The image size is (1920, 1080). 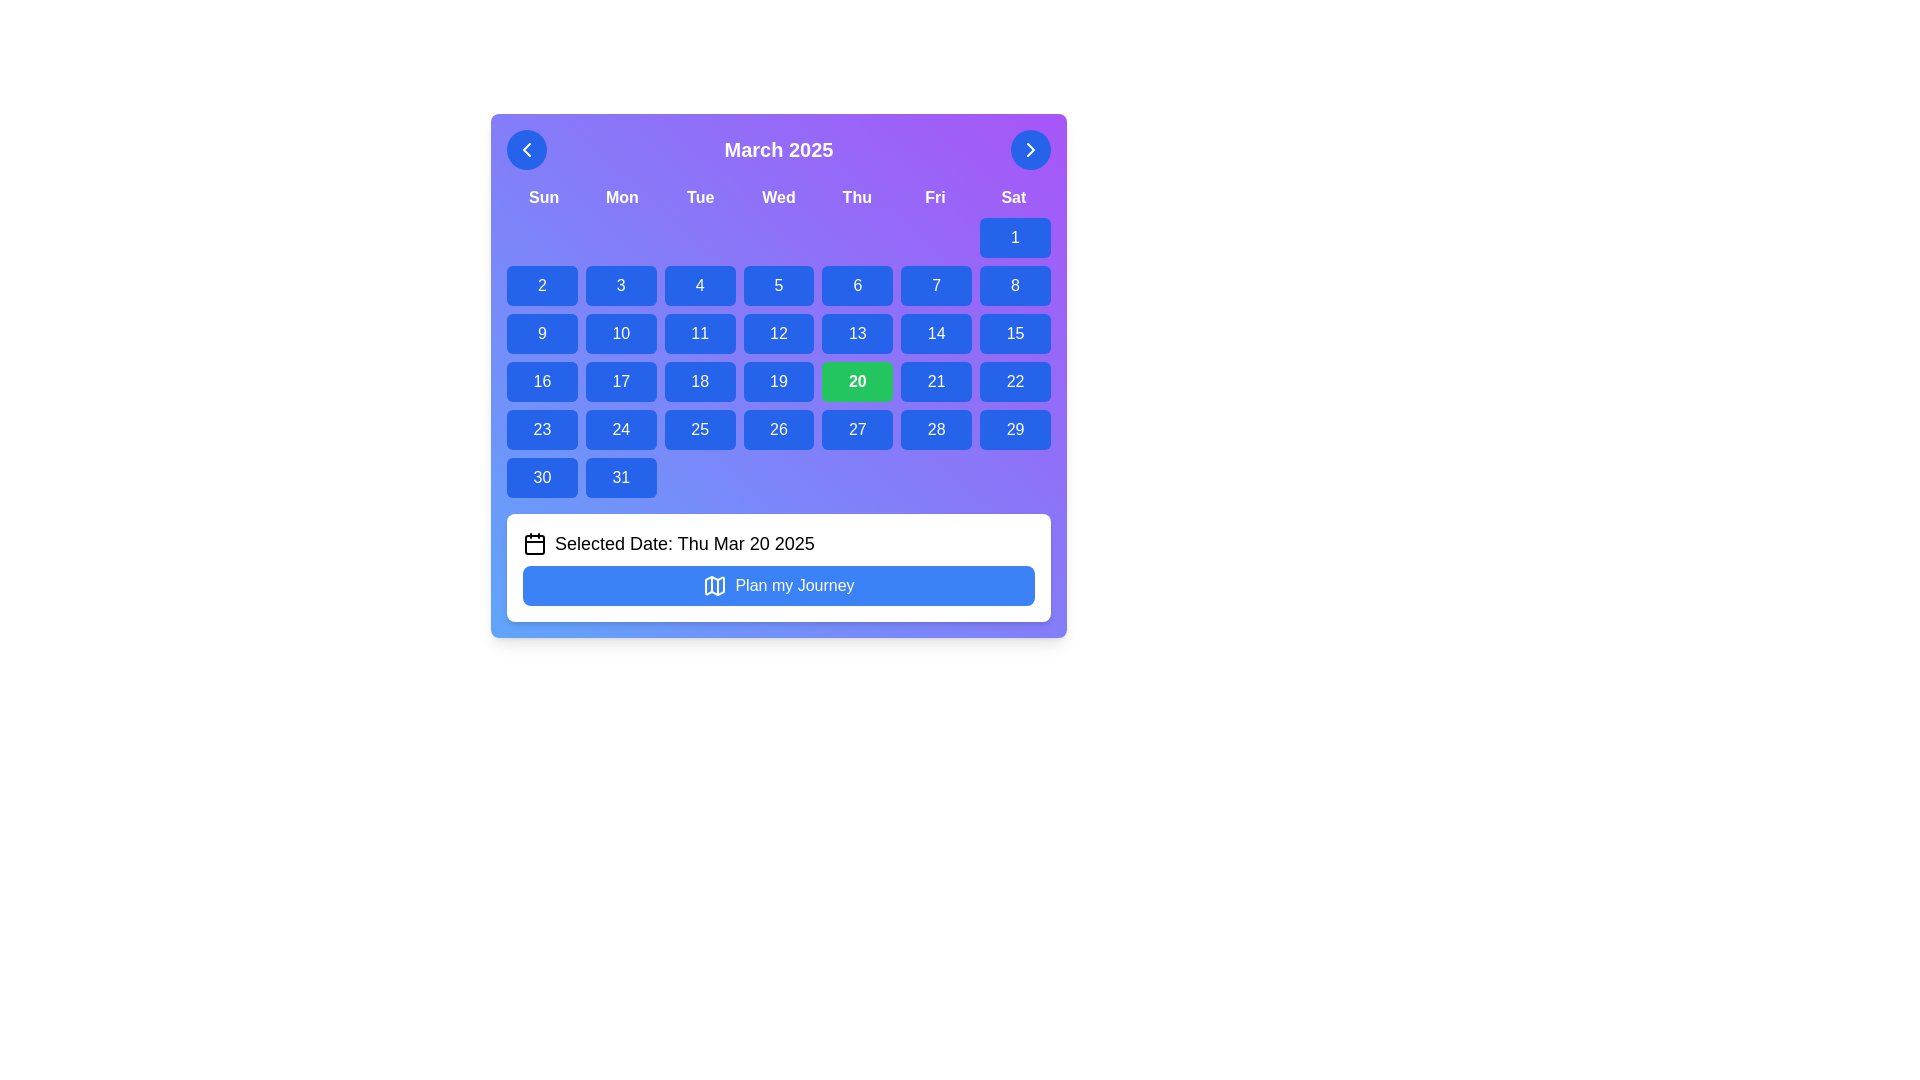 What do you see at coordinates (544, 197) in the screenshot?
I see `the static text label displaying 'Sun' in white color on a purple background, which is the first element in the row of days of the week` at bounding box center [544, 197].